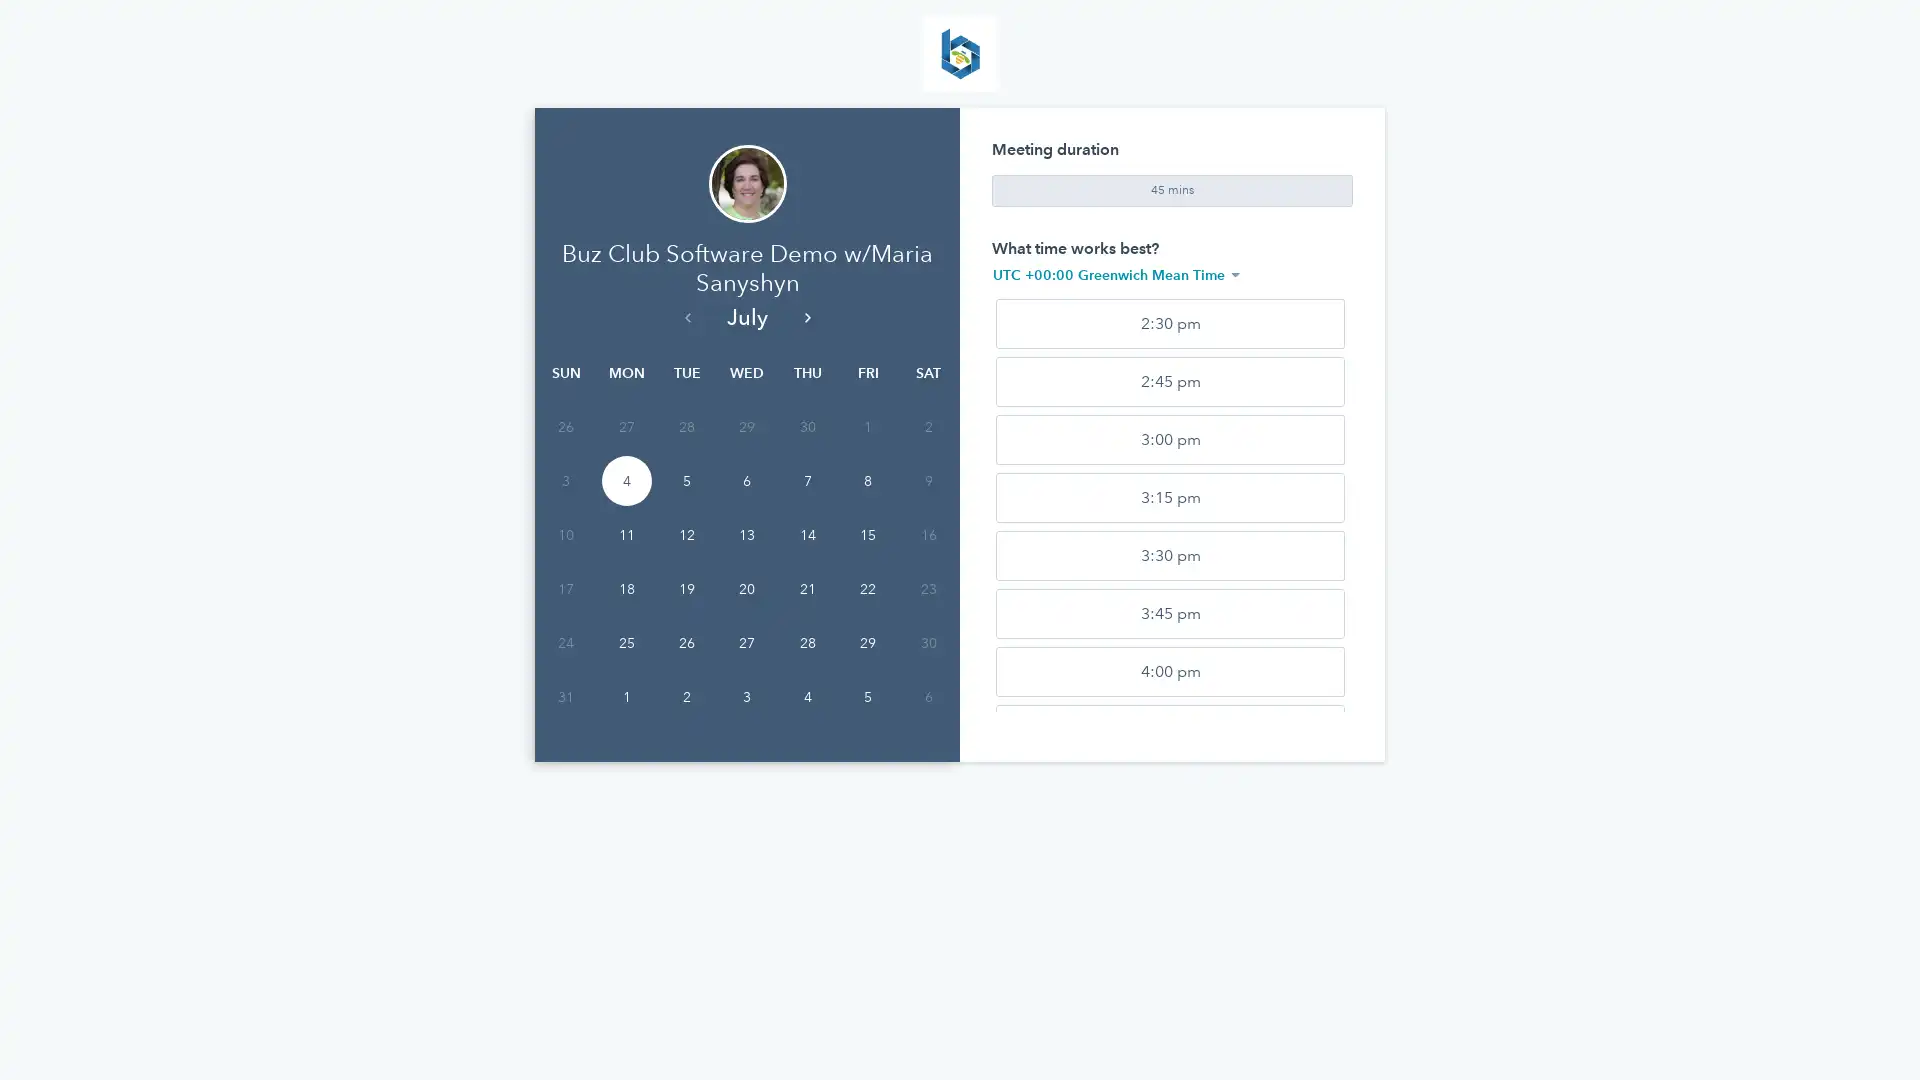 The image size is (1920, 1080). I want to click on July 19th, so click(686, 588).